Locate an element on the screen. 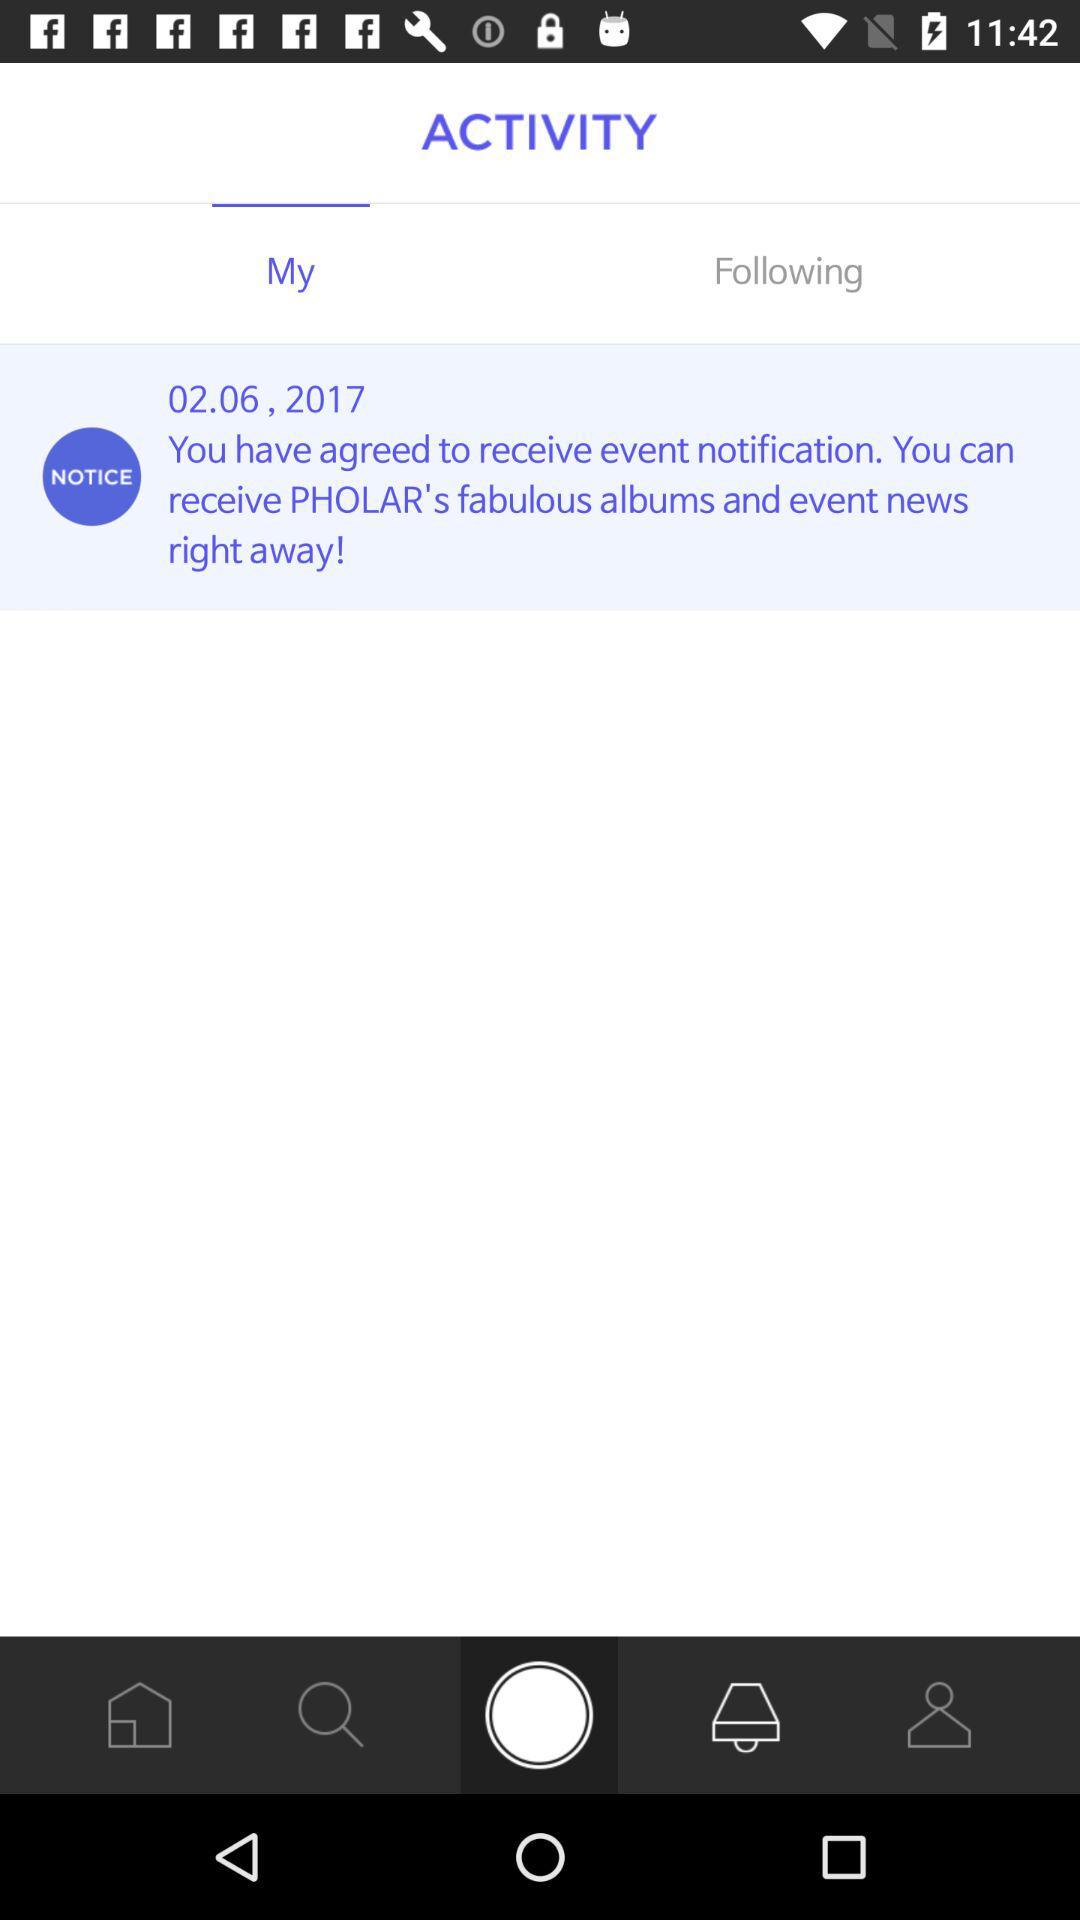  the avatar icon is located at coordinates (939, 1713).